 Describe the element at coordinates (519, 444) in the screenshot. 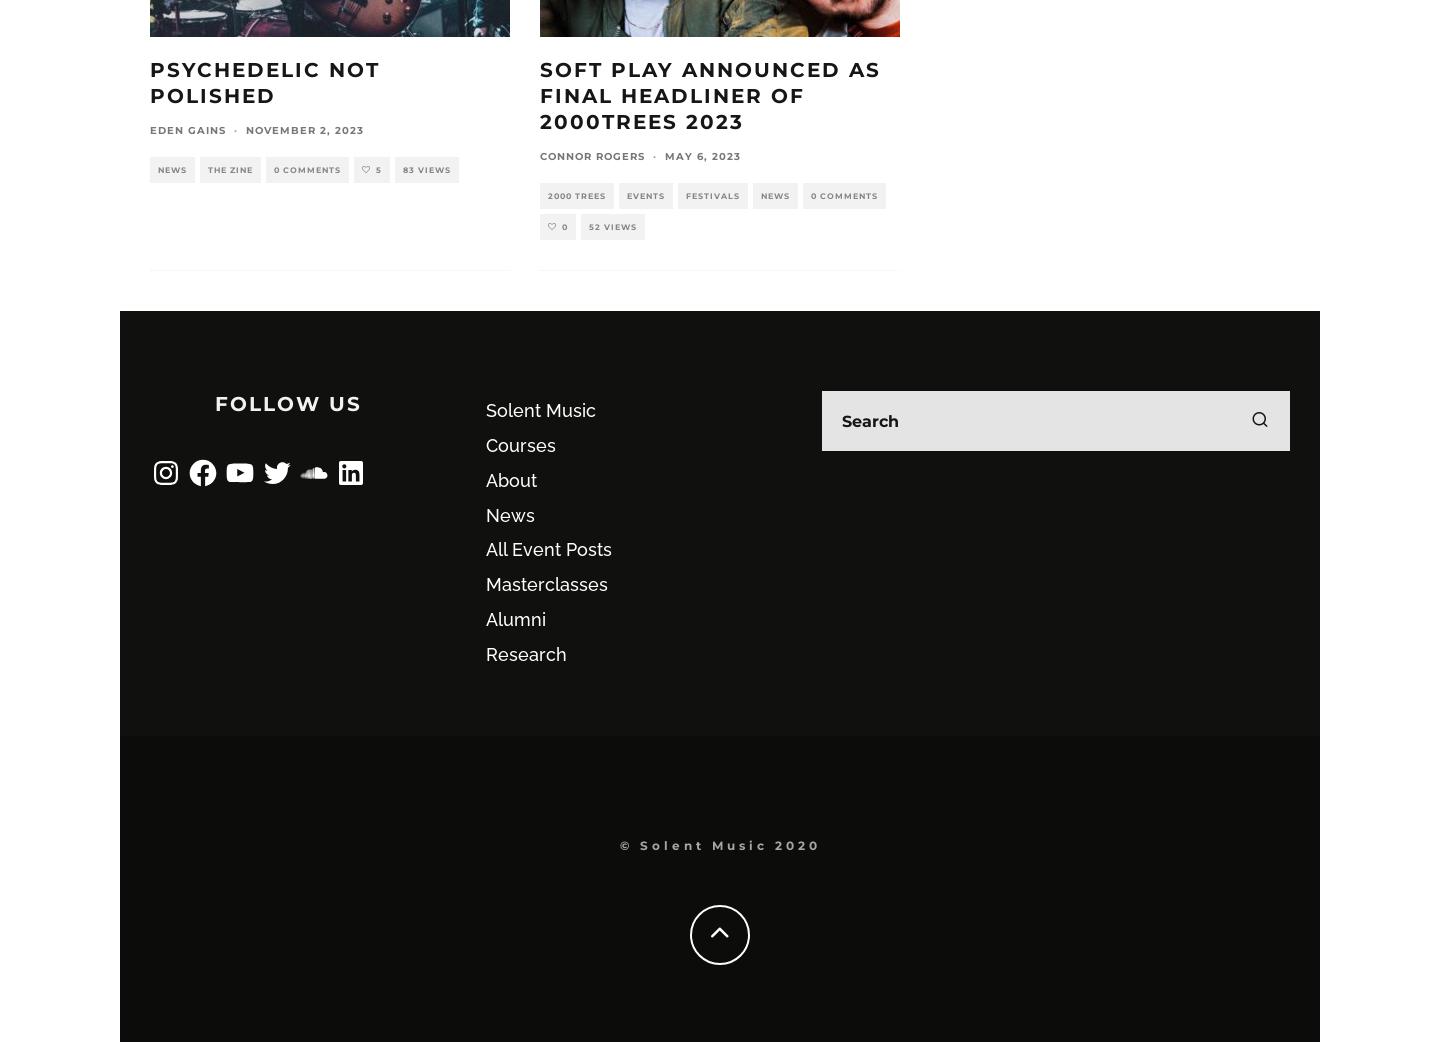

I see `'Courses'` at that location.